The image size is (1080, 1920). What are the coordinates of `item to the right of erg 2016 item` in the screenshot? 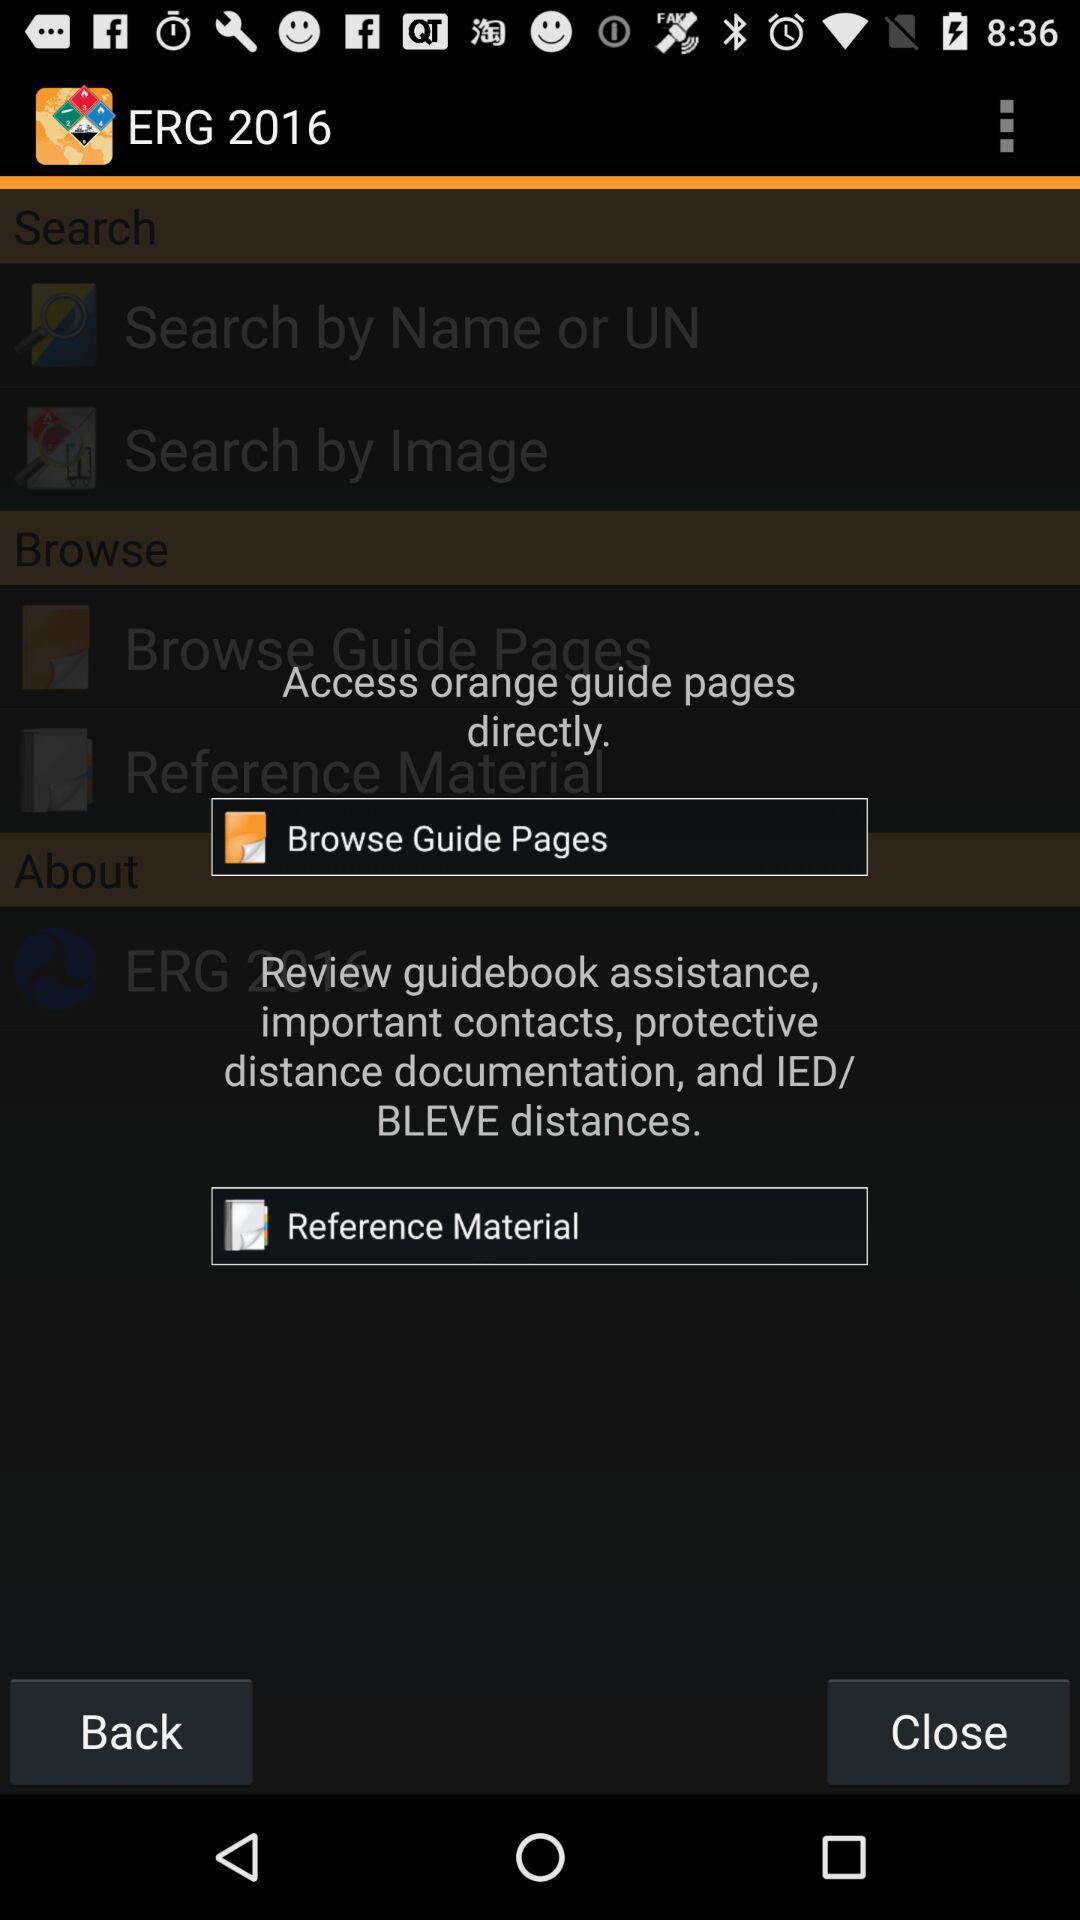 It's located at (1006, 124).